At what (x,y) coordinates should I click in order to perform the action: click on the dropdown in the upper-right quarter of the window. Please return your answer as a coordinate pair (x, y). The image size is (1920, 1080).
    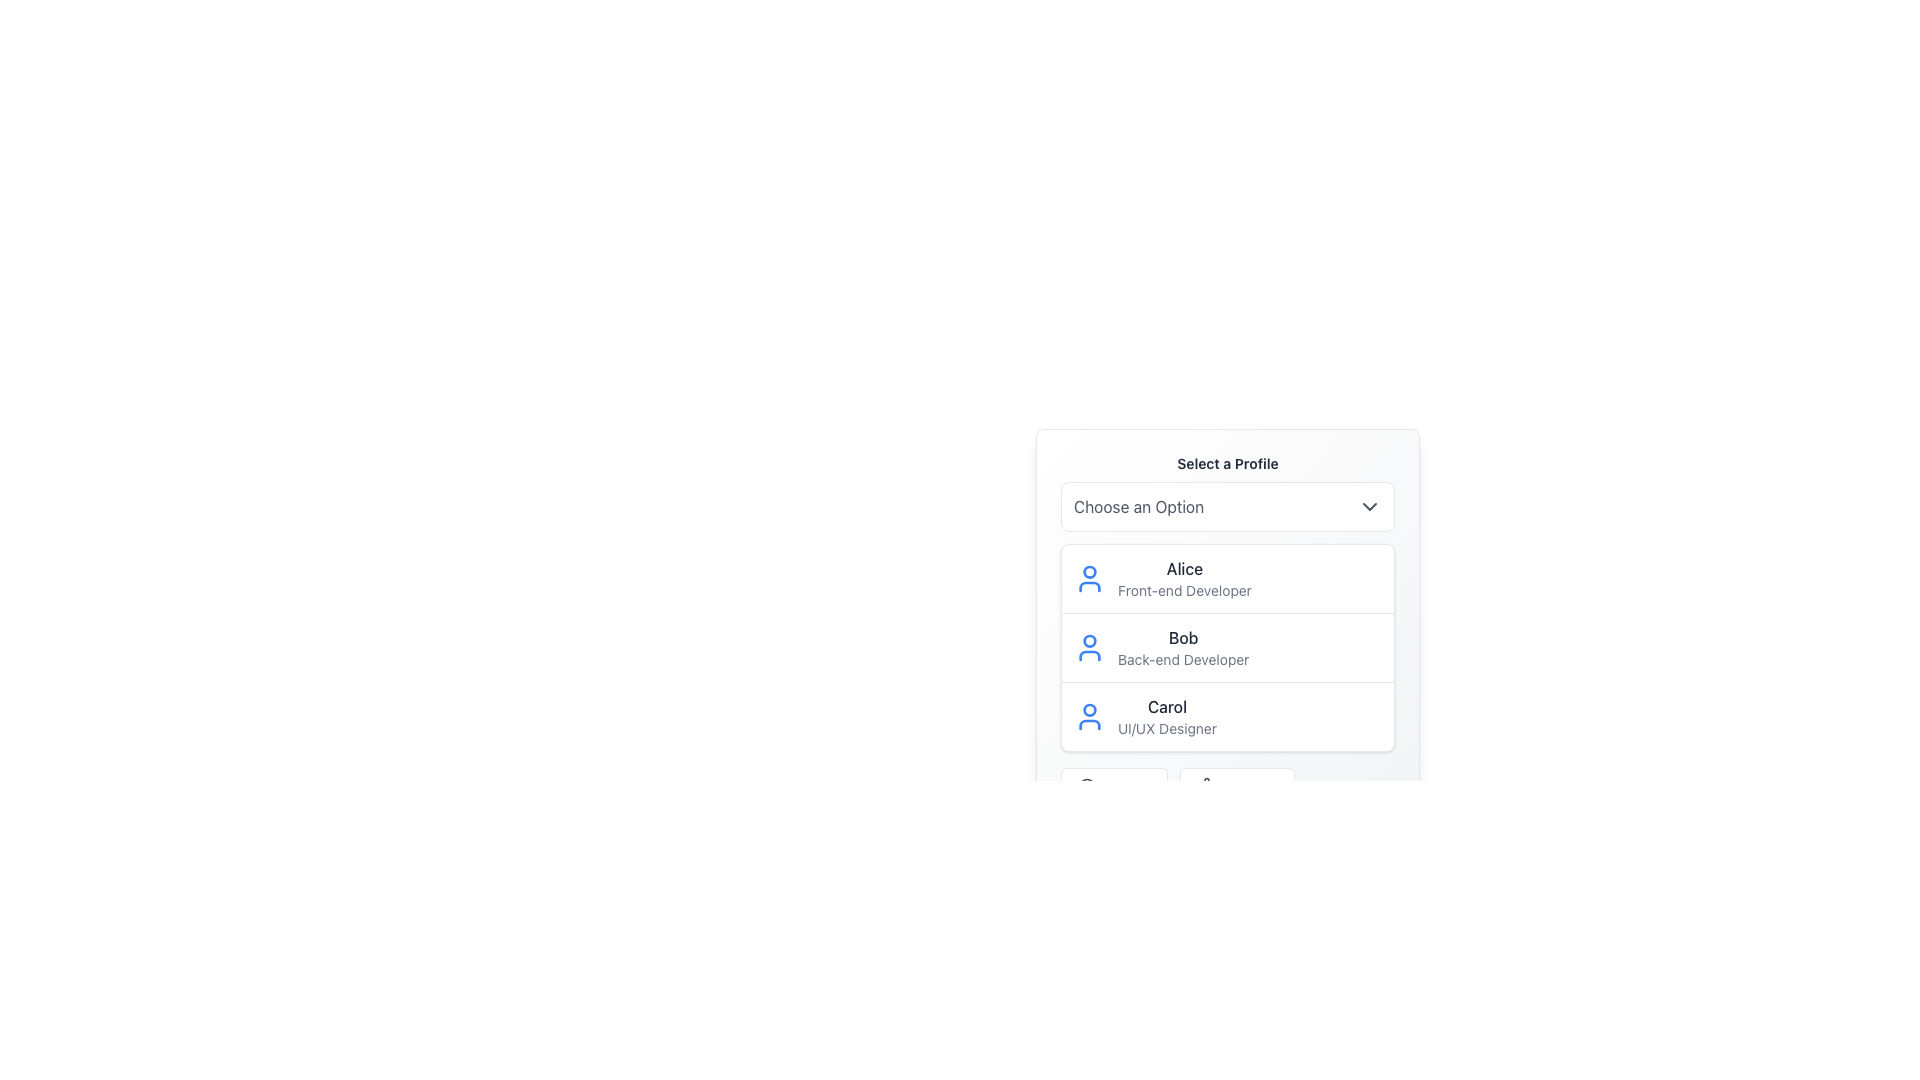
    Looking at the image, I should click on (1419, 592).